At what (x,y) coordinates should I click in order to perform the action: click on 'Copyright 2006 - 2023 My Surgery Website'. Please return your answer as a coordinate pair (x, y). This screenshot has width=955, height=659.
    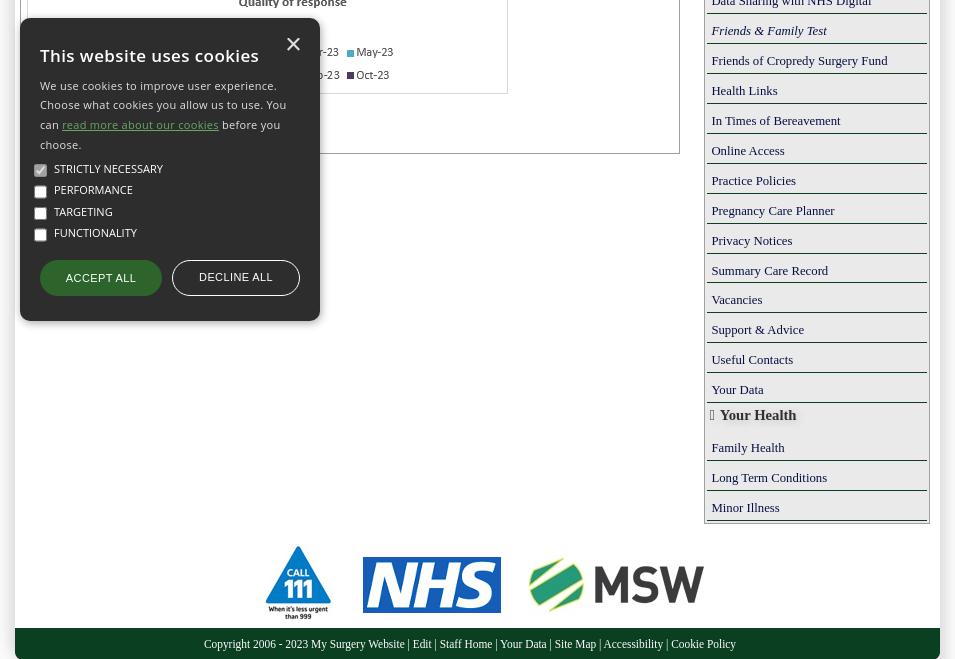
    Looking at the image, I should click on (303, 641).